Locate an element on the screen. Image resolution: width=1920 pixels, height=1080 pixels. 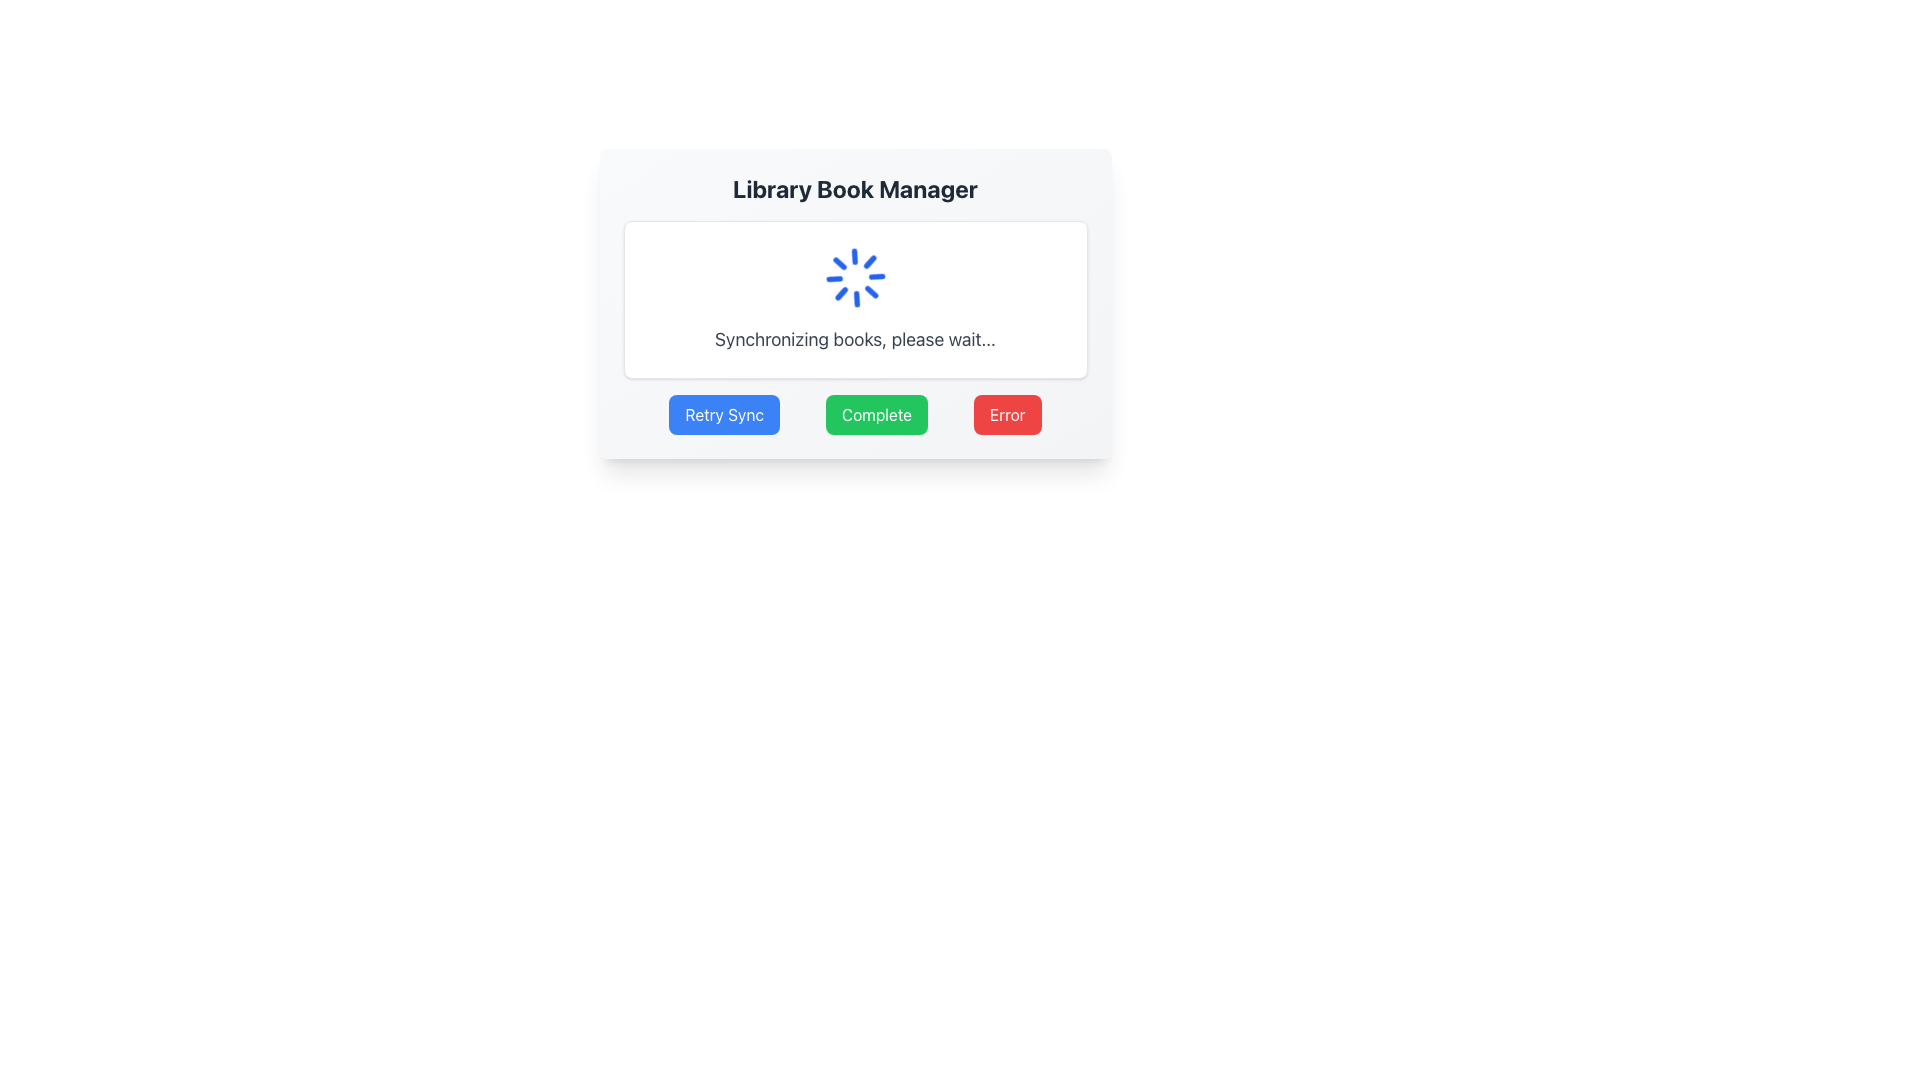
the Loading Spinner, which is a visual indicator of loading or processing, located centrally above the text 'Synchronizing books, please wait...' is located at coordinates (855, 277).